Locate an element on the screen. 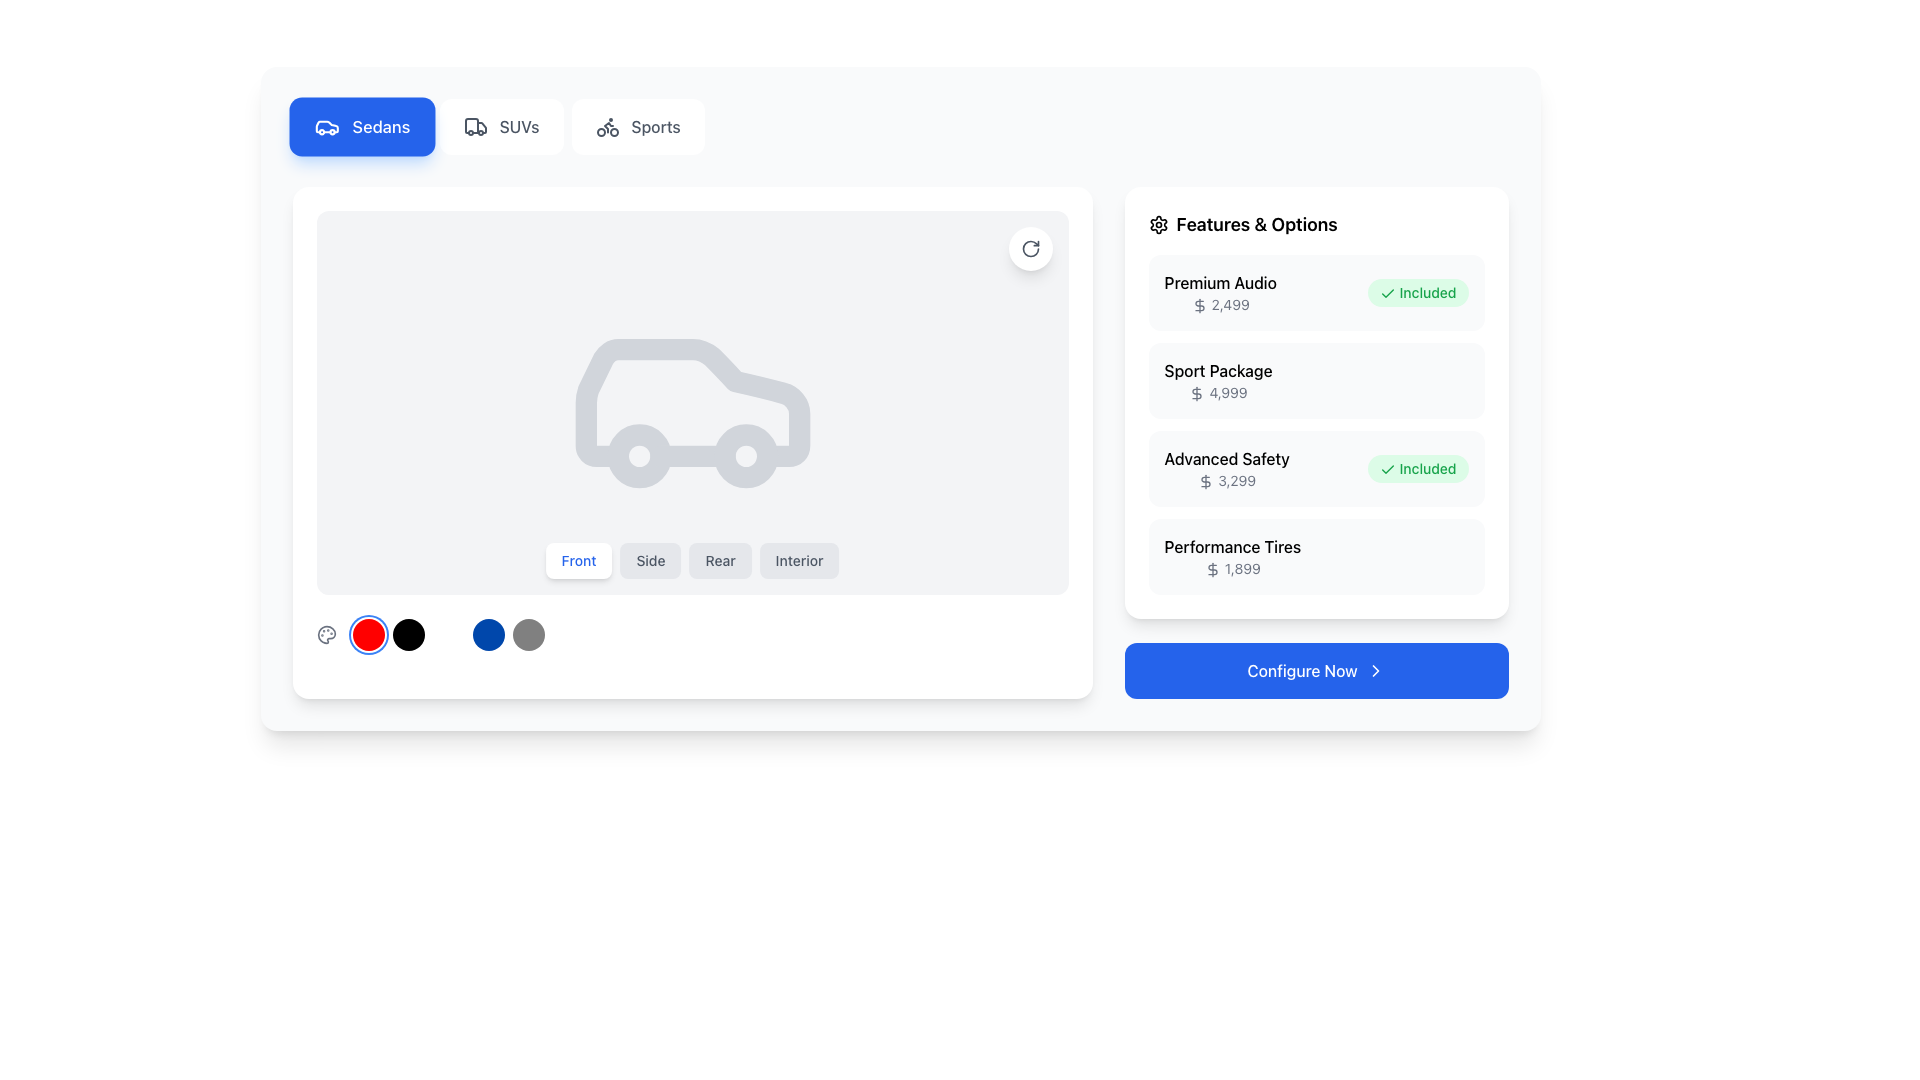 This screenshot has height=1080, width=1920. the 'Sports' category icon located in the navigation bar is located at coordinates (606, 127).